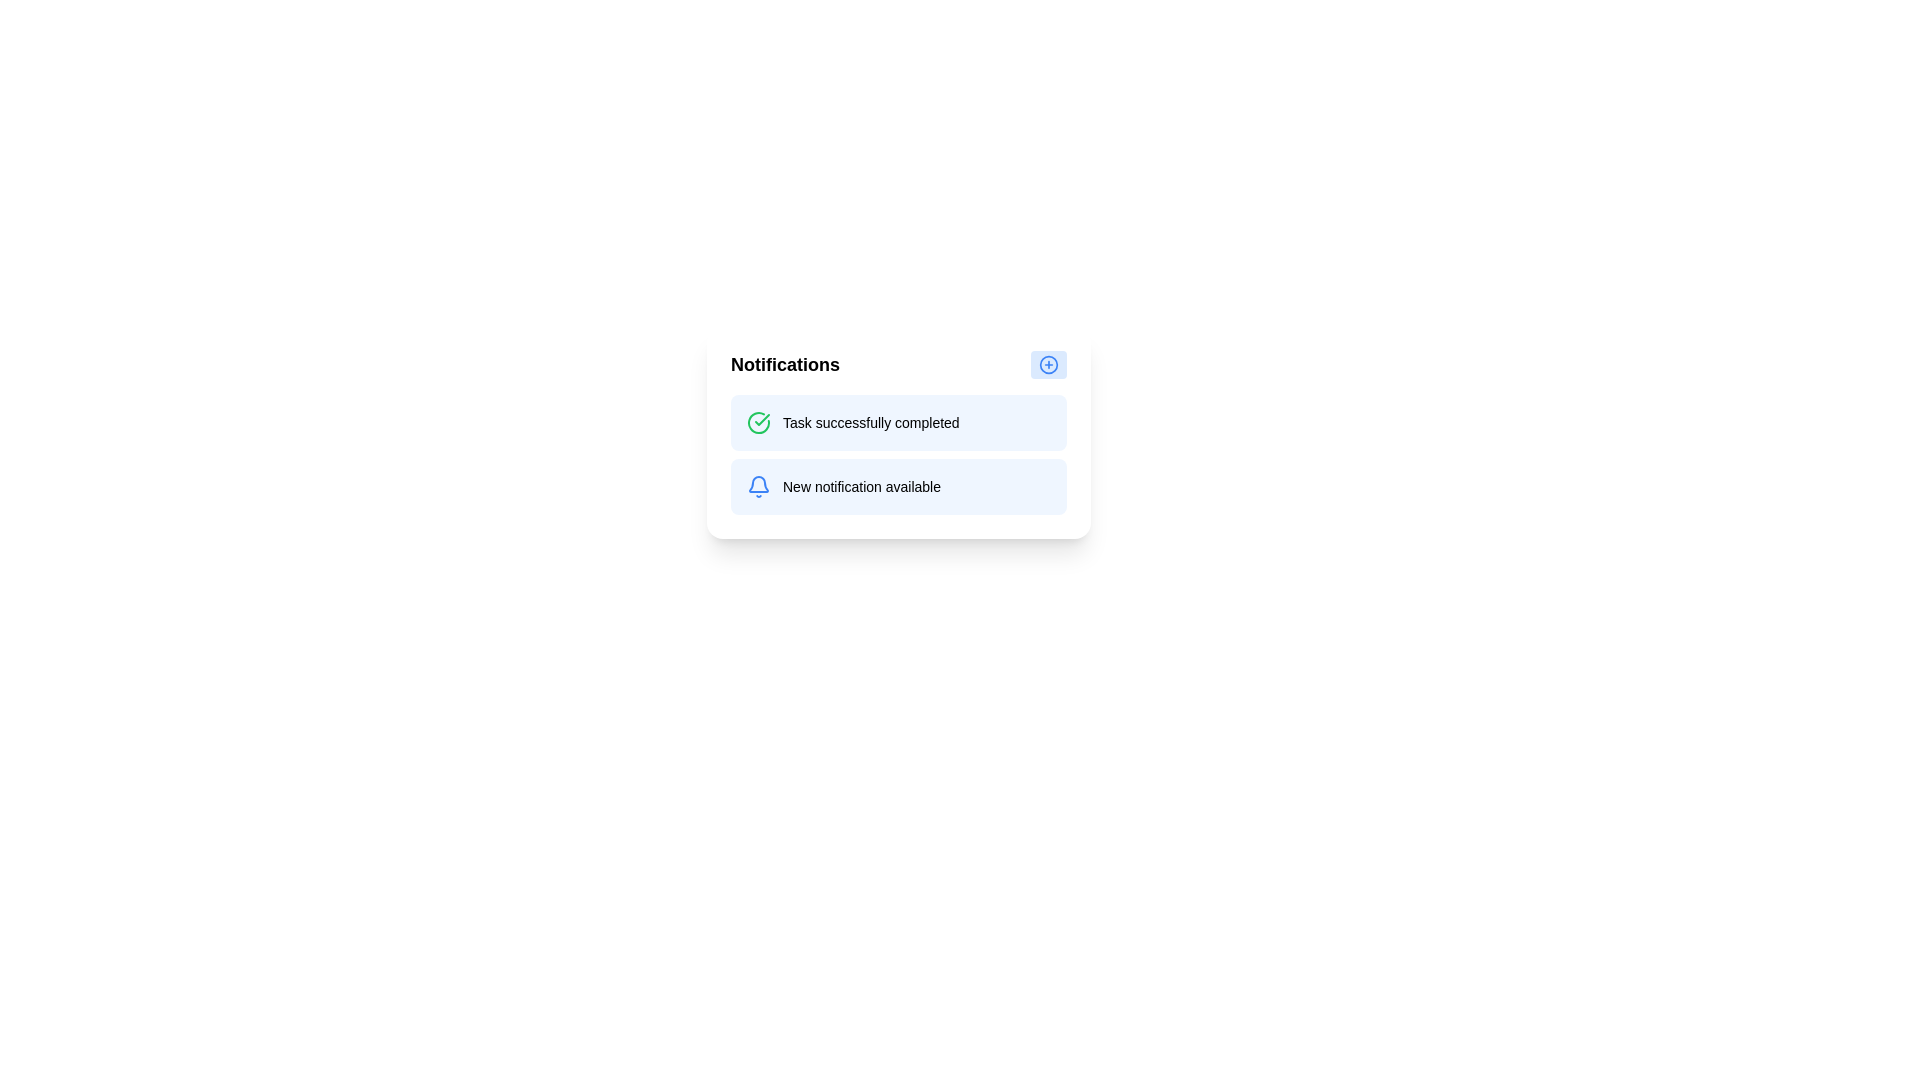 The image size is (1920, 1080). What do you see at coordinates (871, 422) in the screenshot?
I see `the success notification text label indicating task completion, located to the right of the green checkmark icon` at bounding box center [871, 422].